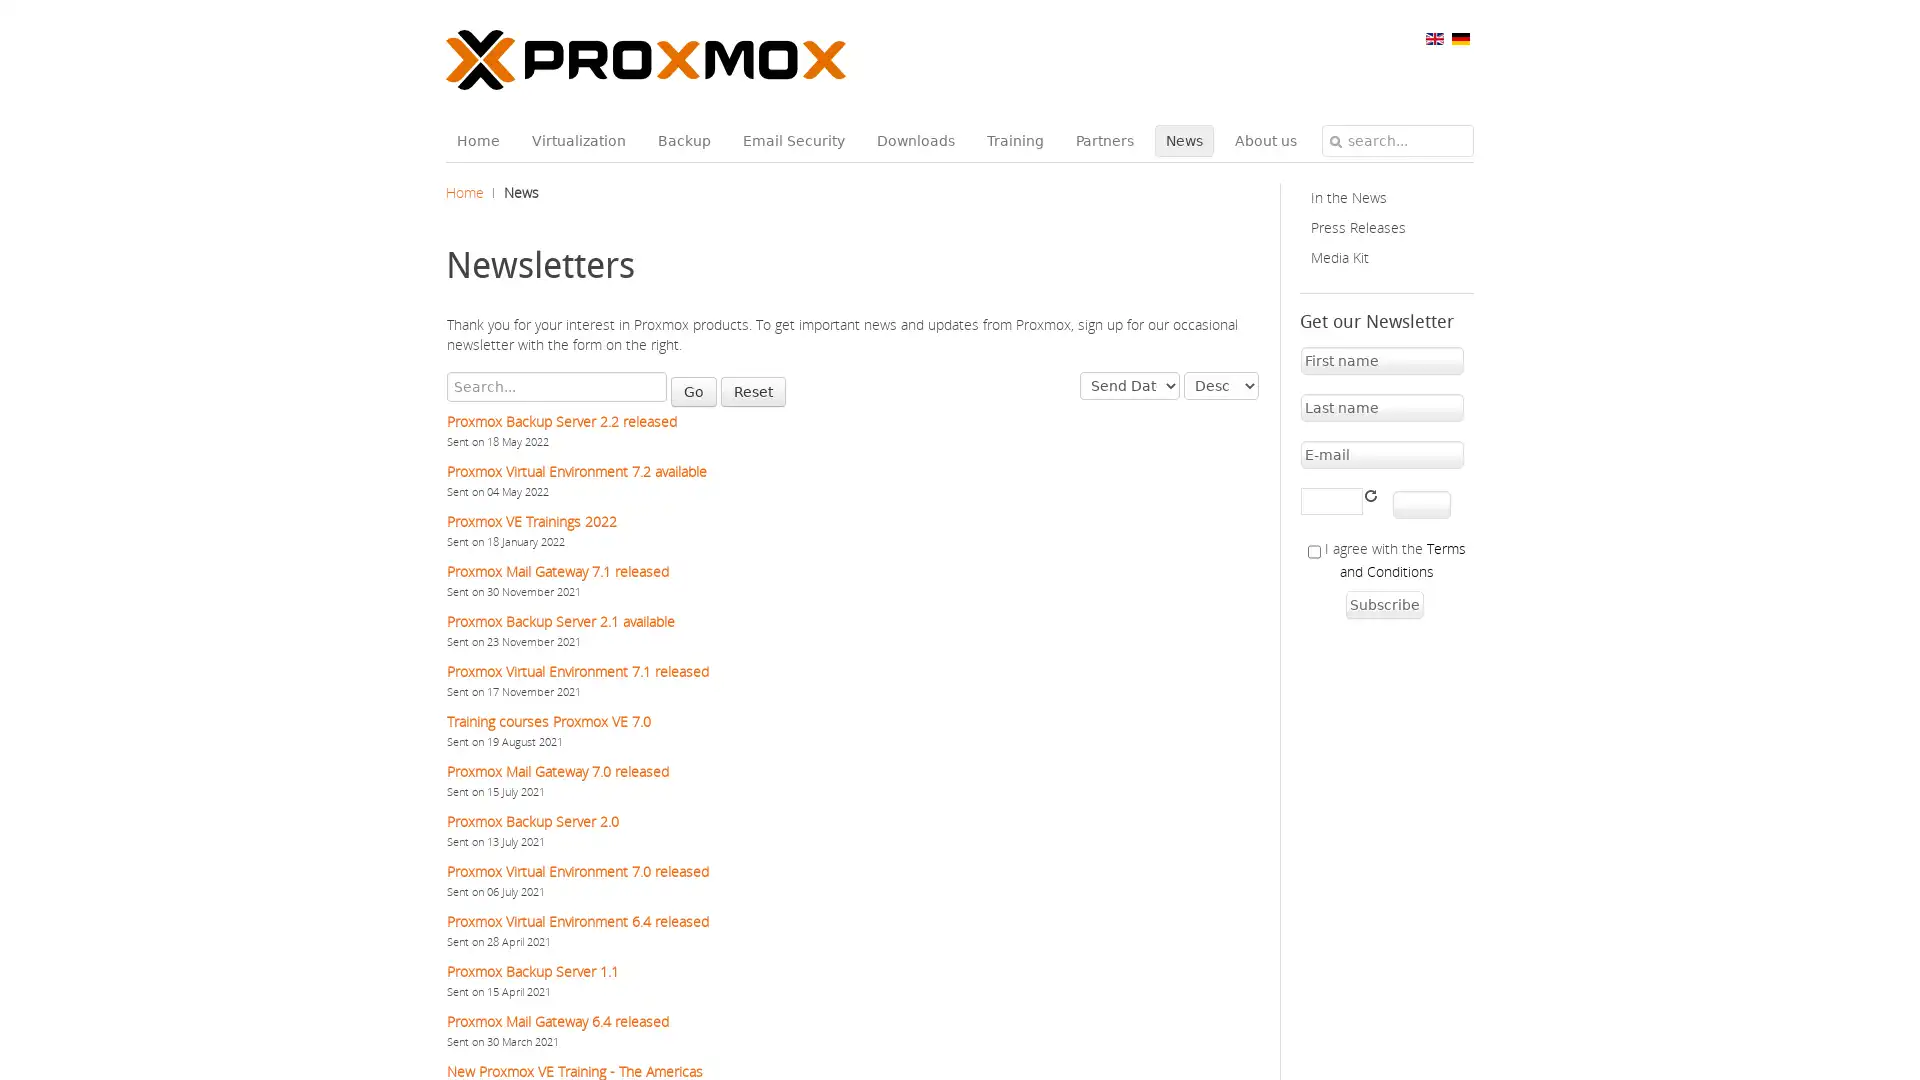 This screenshot has width=1920, height=1080. What do you see at coordinates (1382, 604) in the screenshot?
I see `Subscribe` at bounding box center [1382, 604].